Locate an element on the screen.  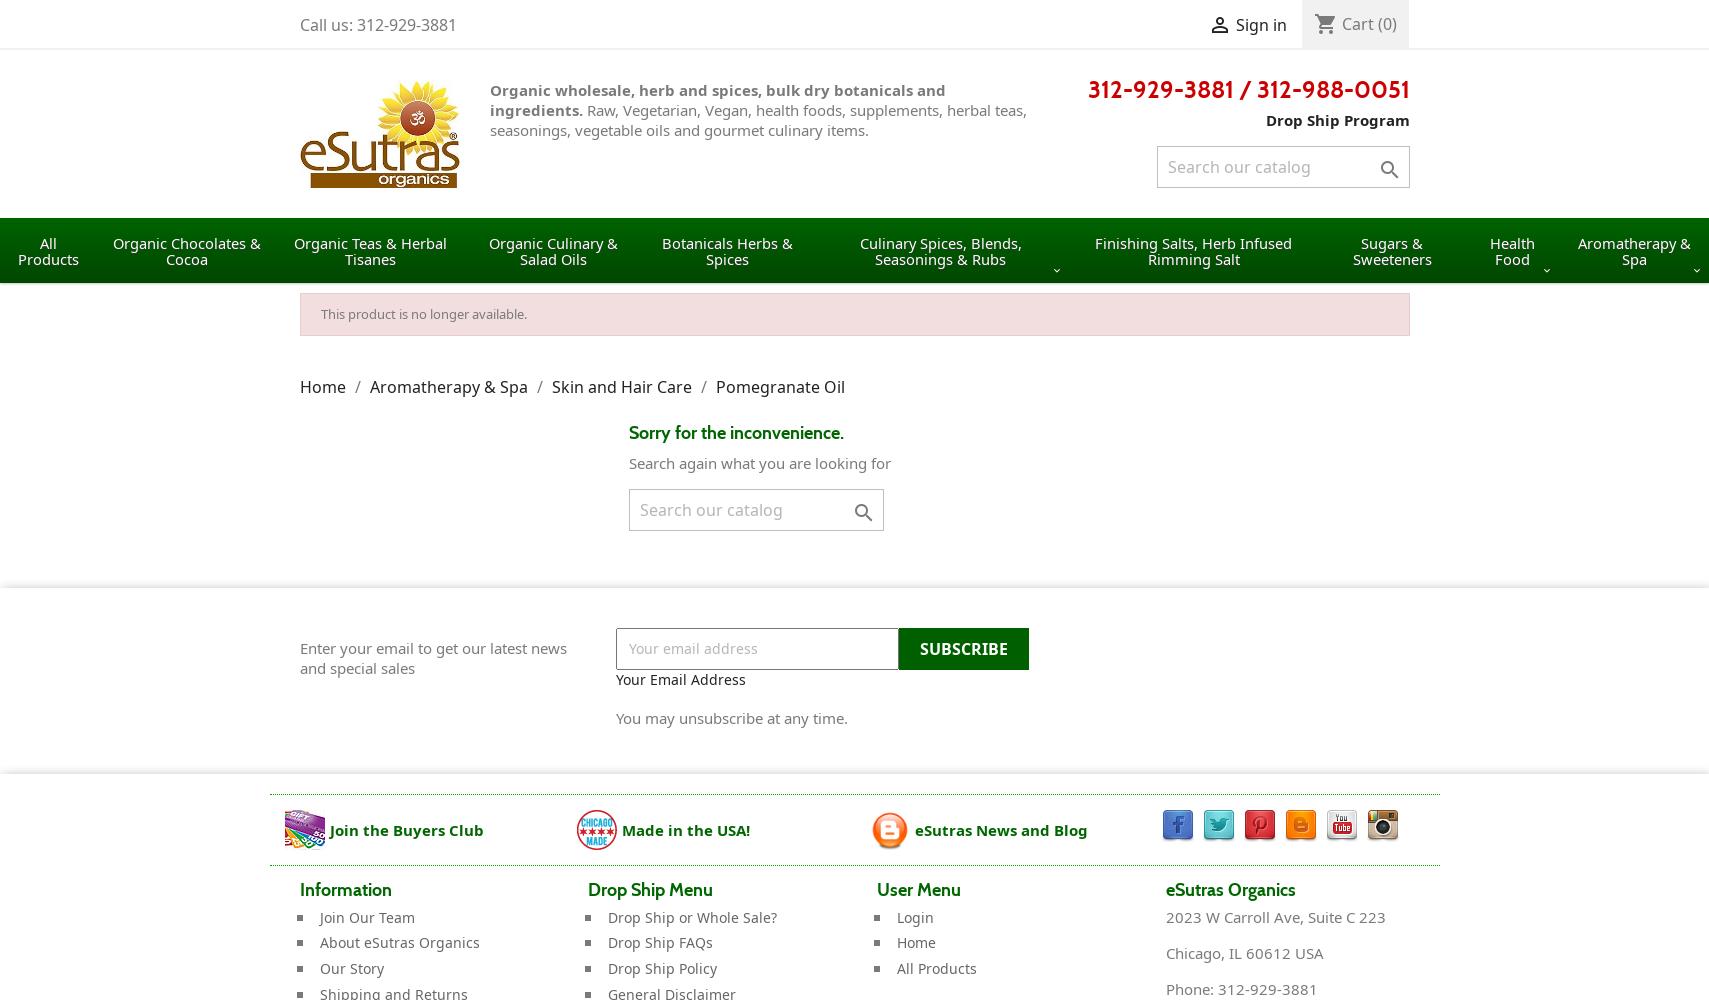
'Drop Ship Program' is located at coordinates (1265, 119).